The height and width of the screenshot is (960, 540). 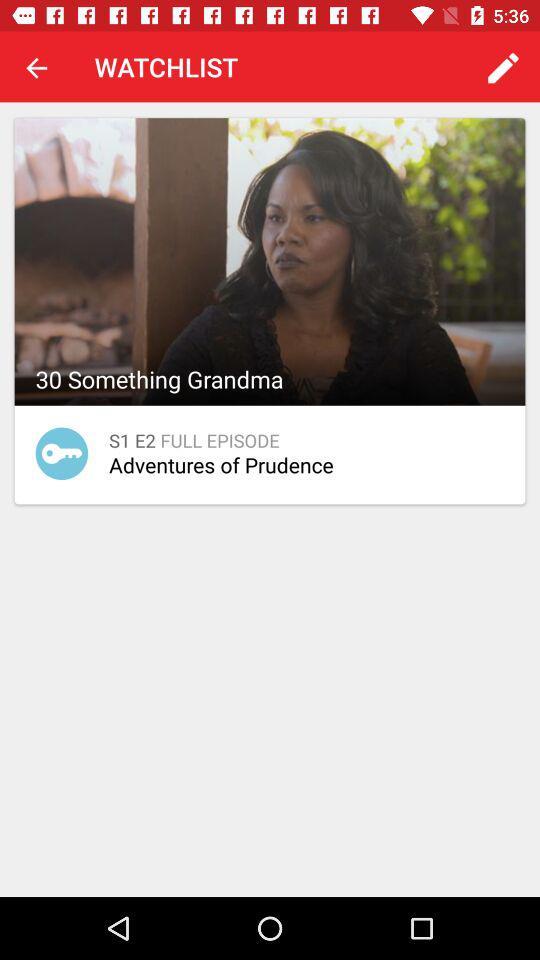 I want to click on the icon at top right corner of the page, so click(x=502, y=67).